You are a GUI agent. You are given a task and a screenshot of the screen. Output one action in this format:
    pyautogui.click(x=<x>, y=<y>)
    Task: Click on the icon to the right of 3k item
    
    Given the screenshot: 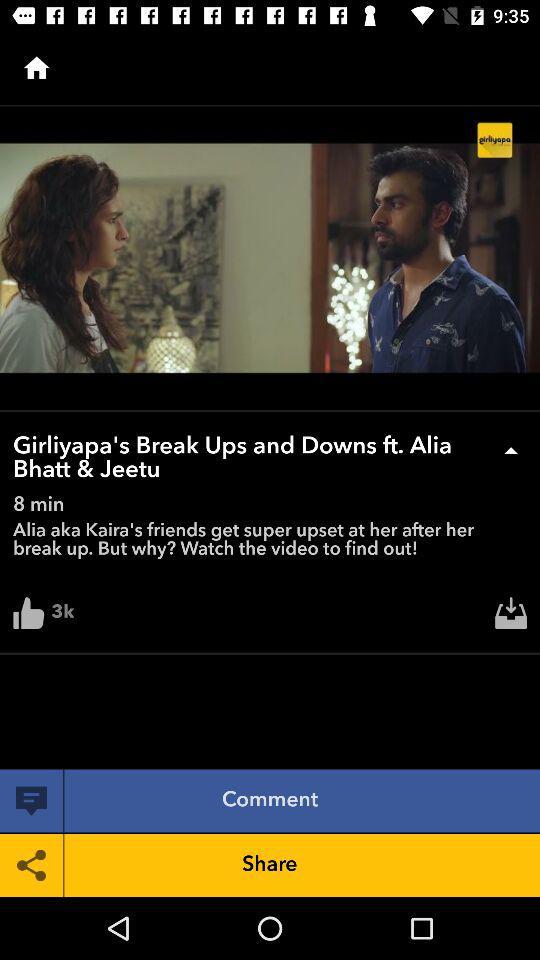 What is the action you would take?
    pyautogui.click(x=511, y=617)
    